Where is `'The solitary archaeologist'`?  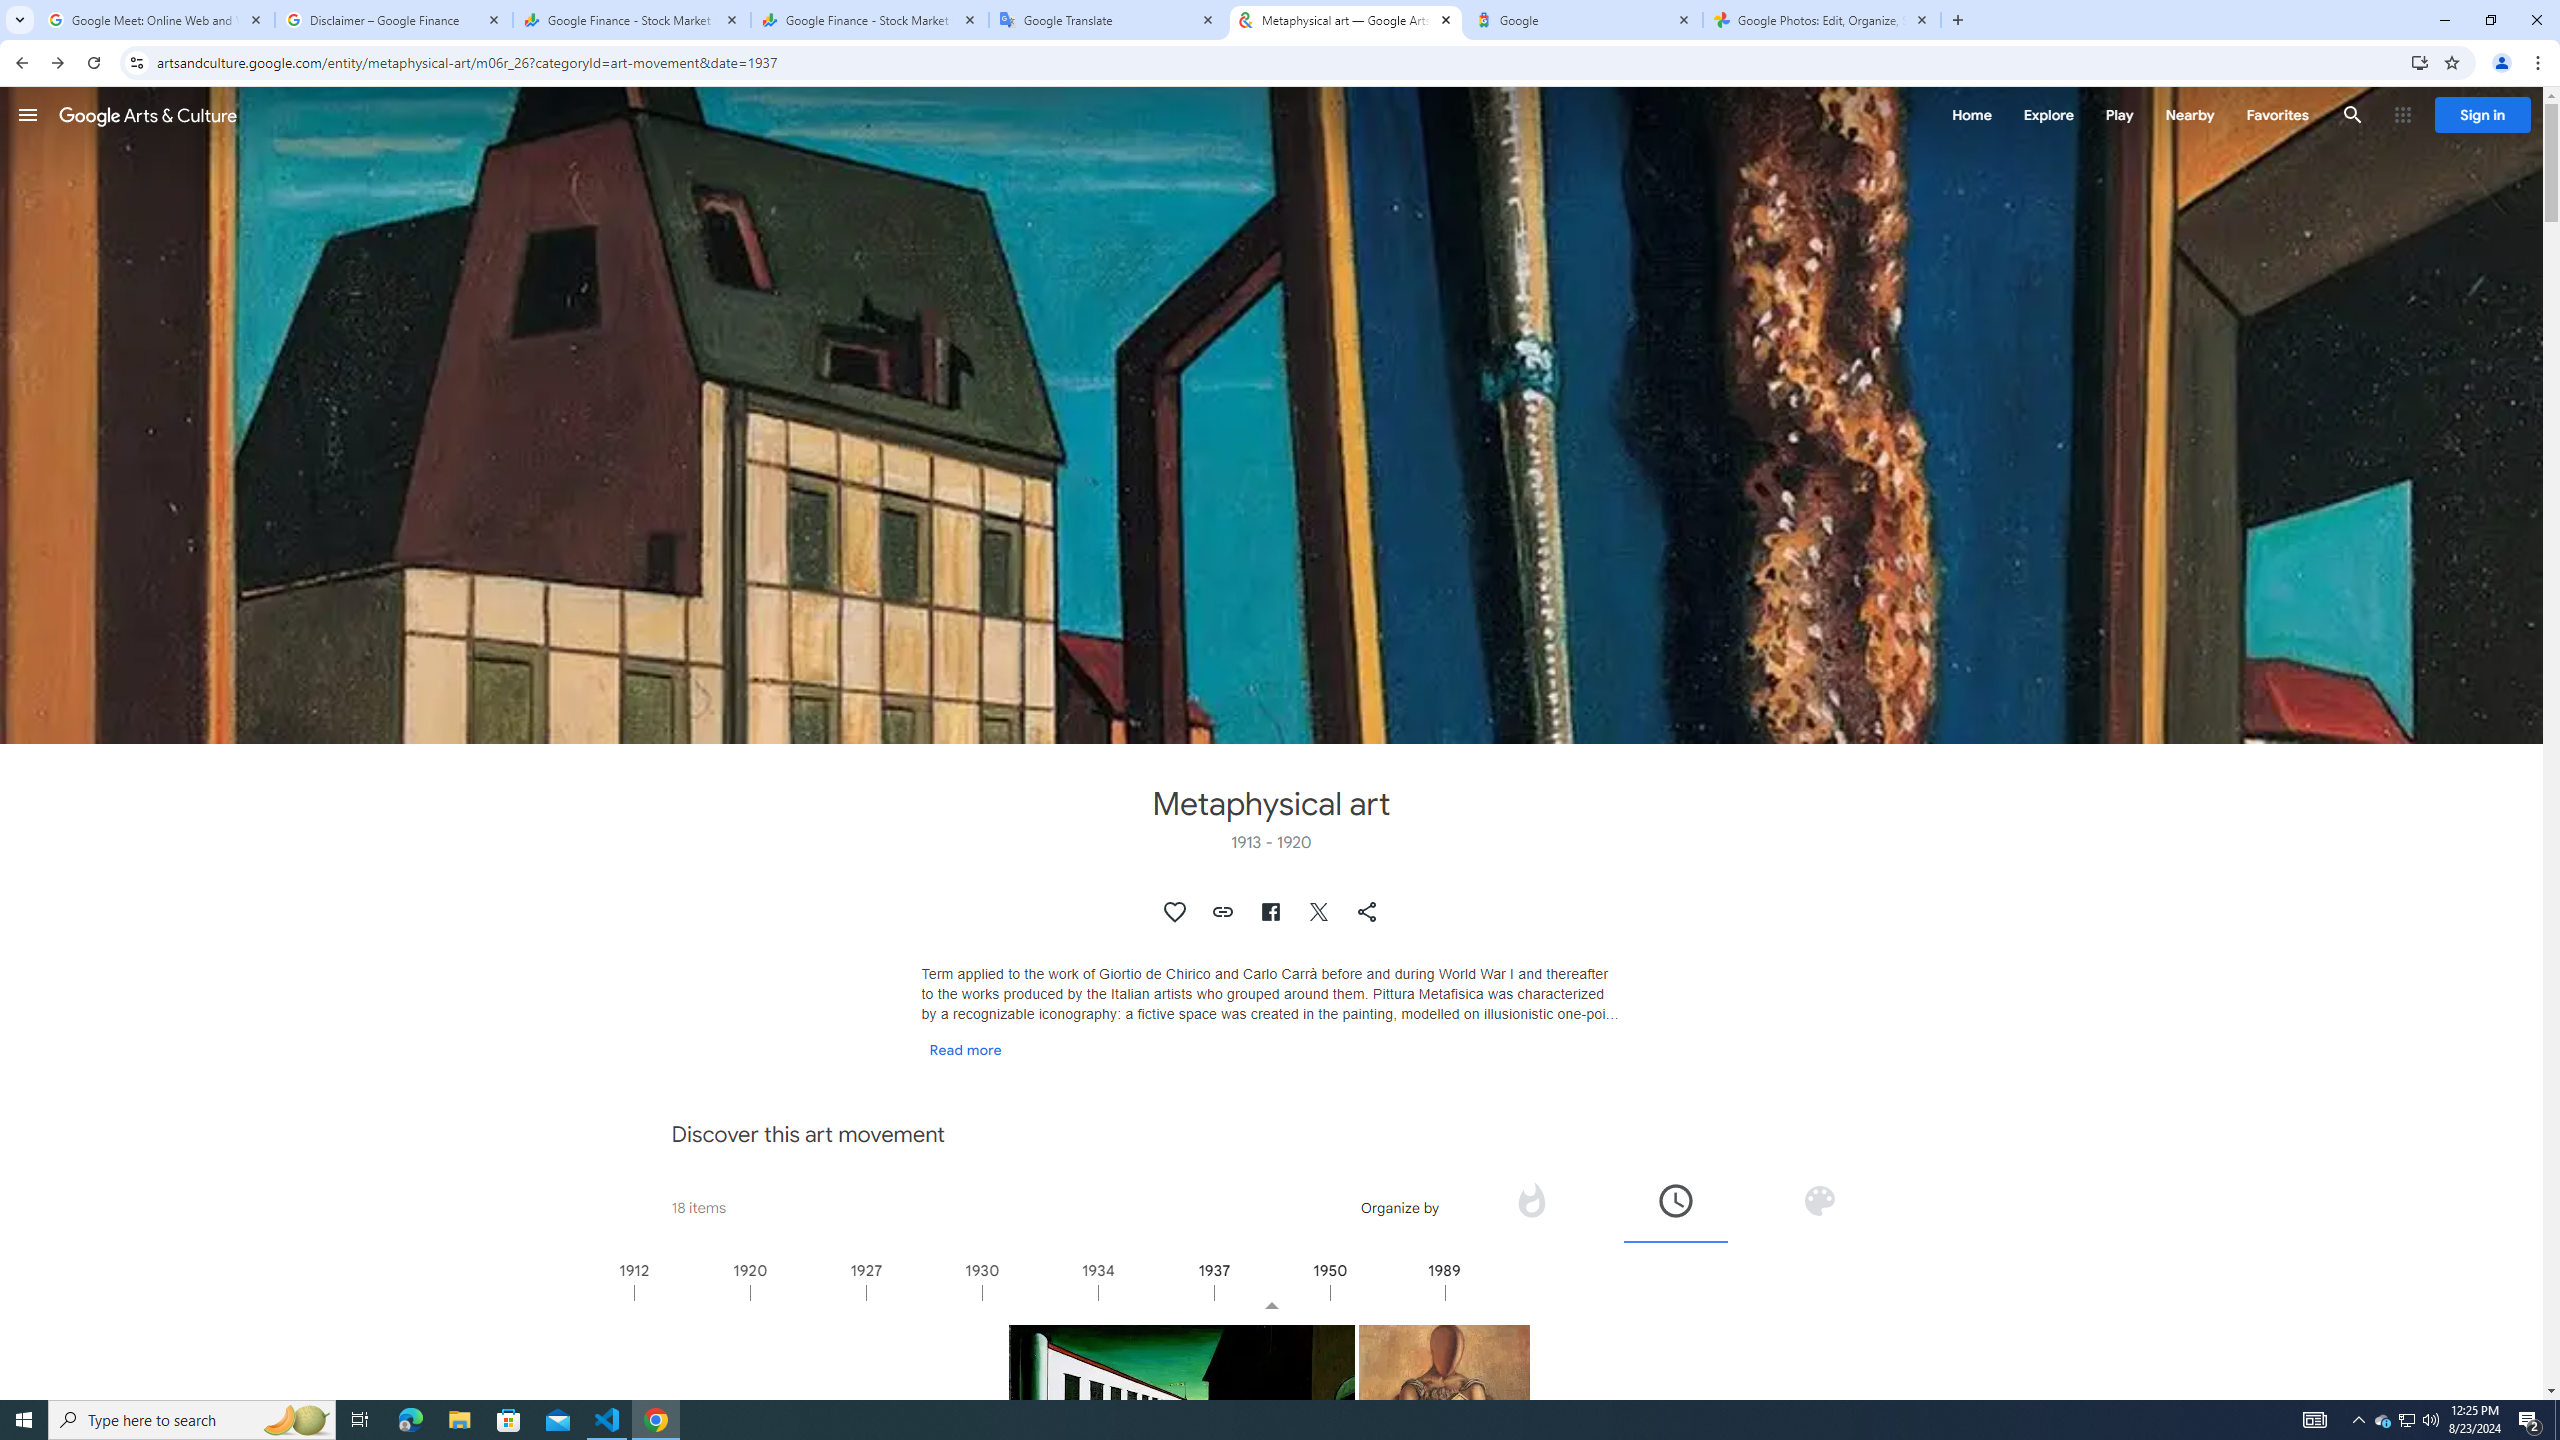
'The solitary archaeologist' is located at coordinates (1444, 1409).